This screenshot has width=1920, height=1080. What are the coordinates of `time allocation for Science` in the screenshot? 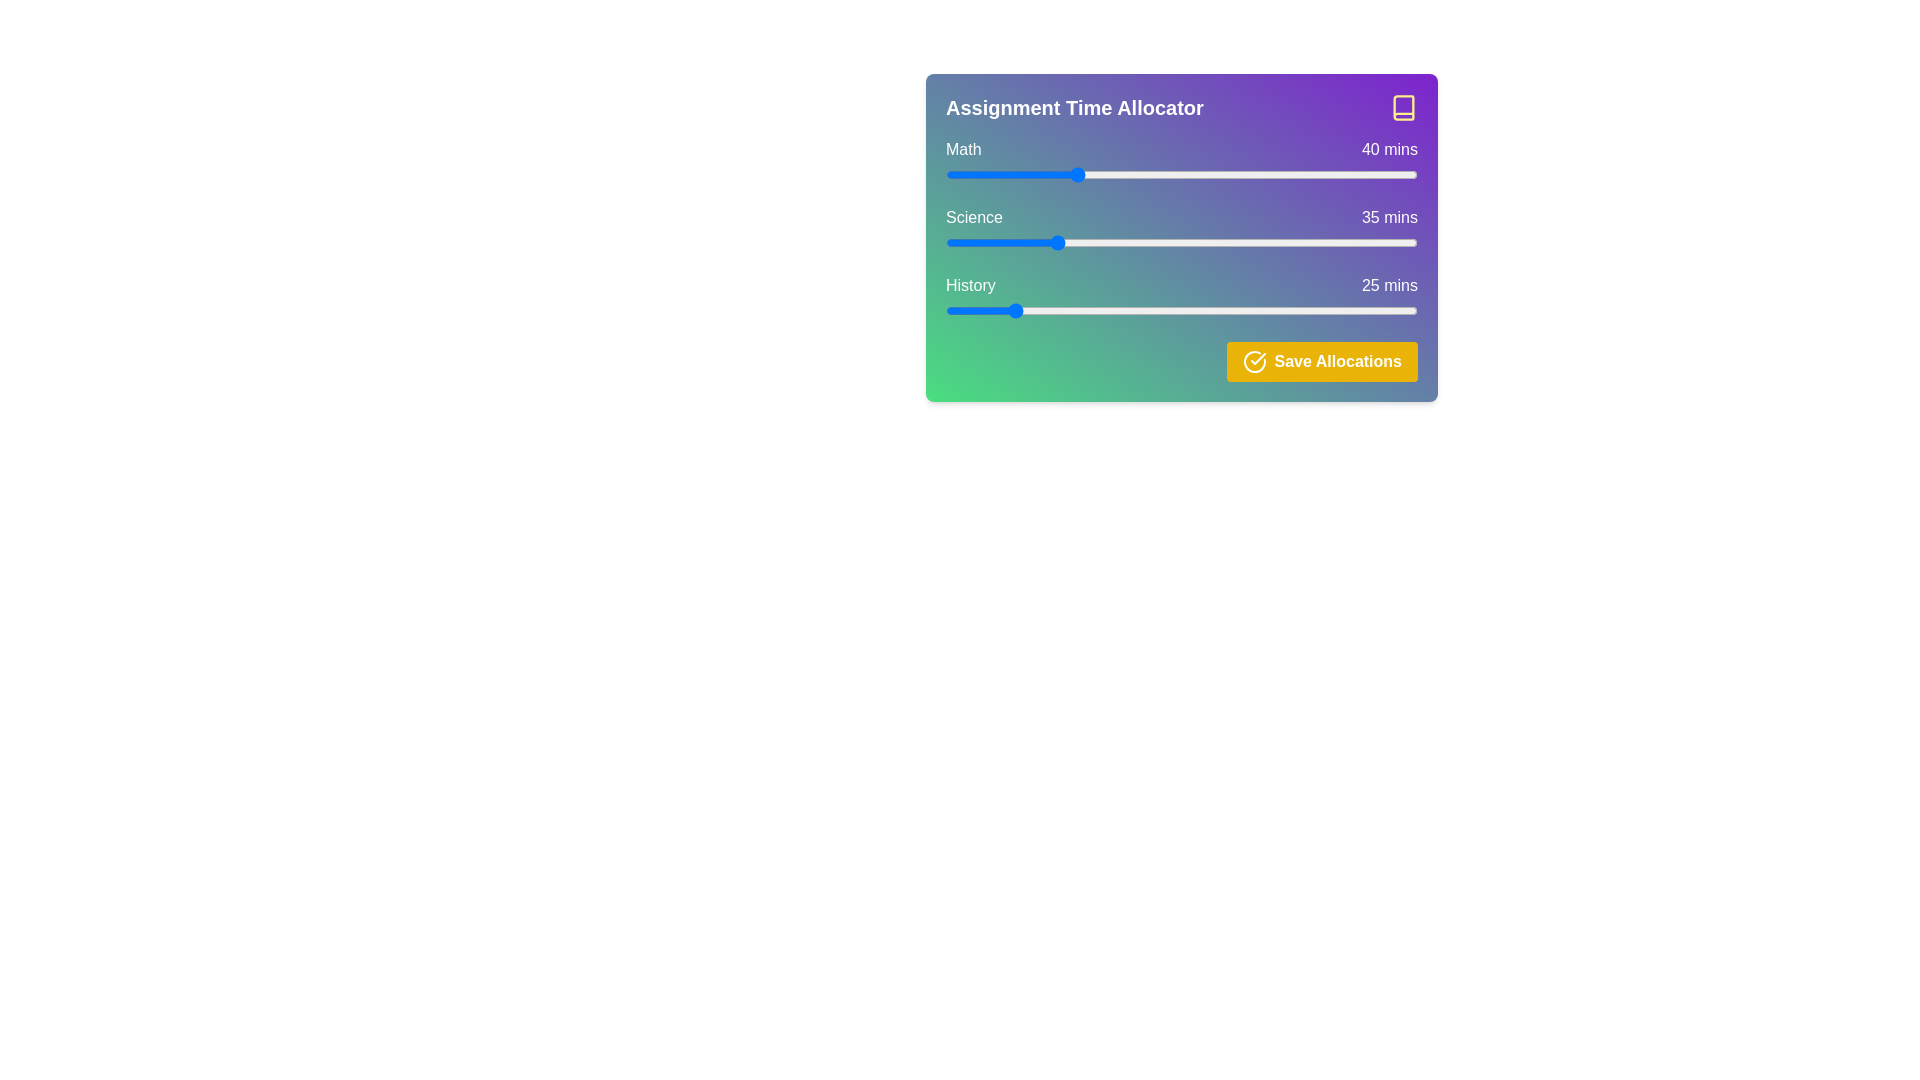 It's located at (1090, 242).